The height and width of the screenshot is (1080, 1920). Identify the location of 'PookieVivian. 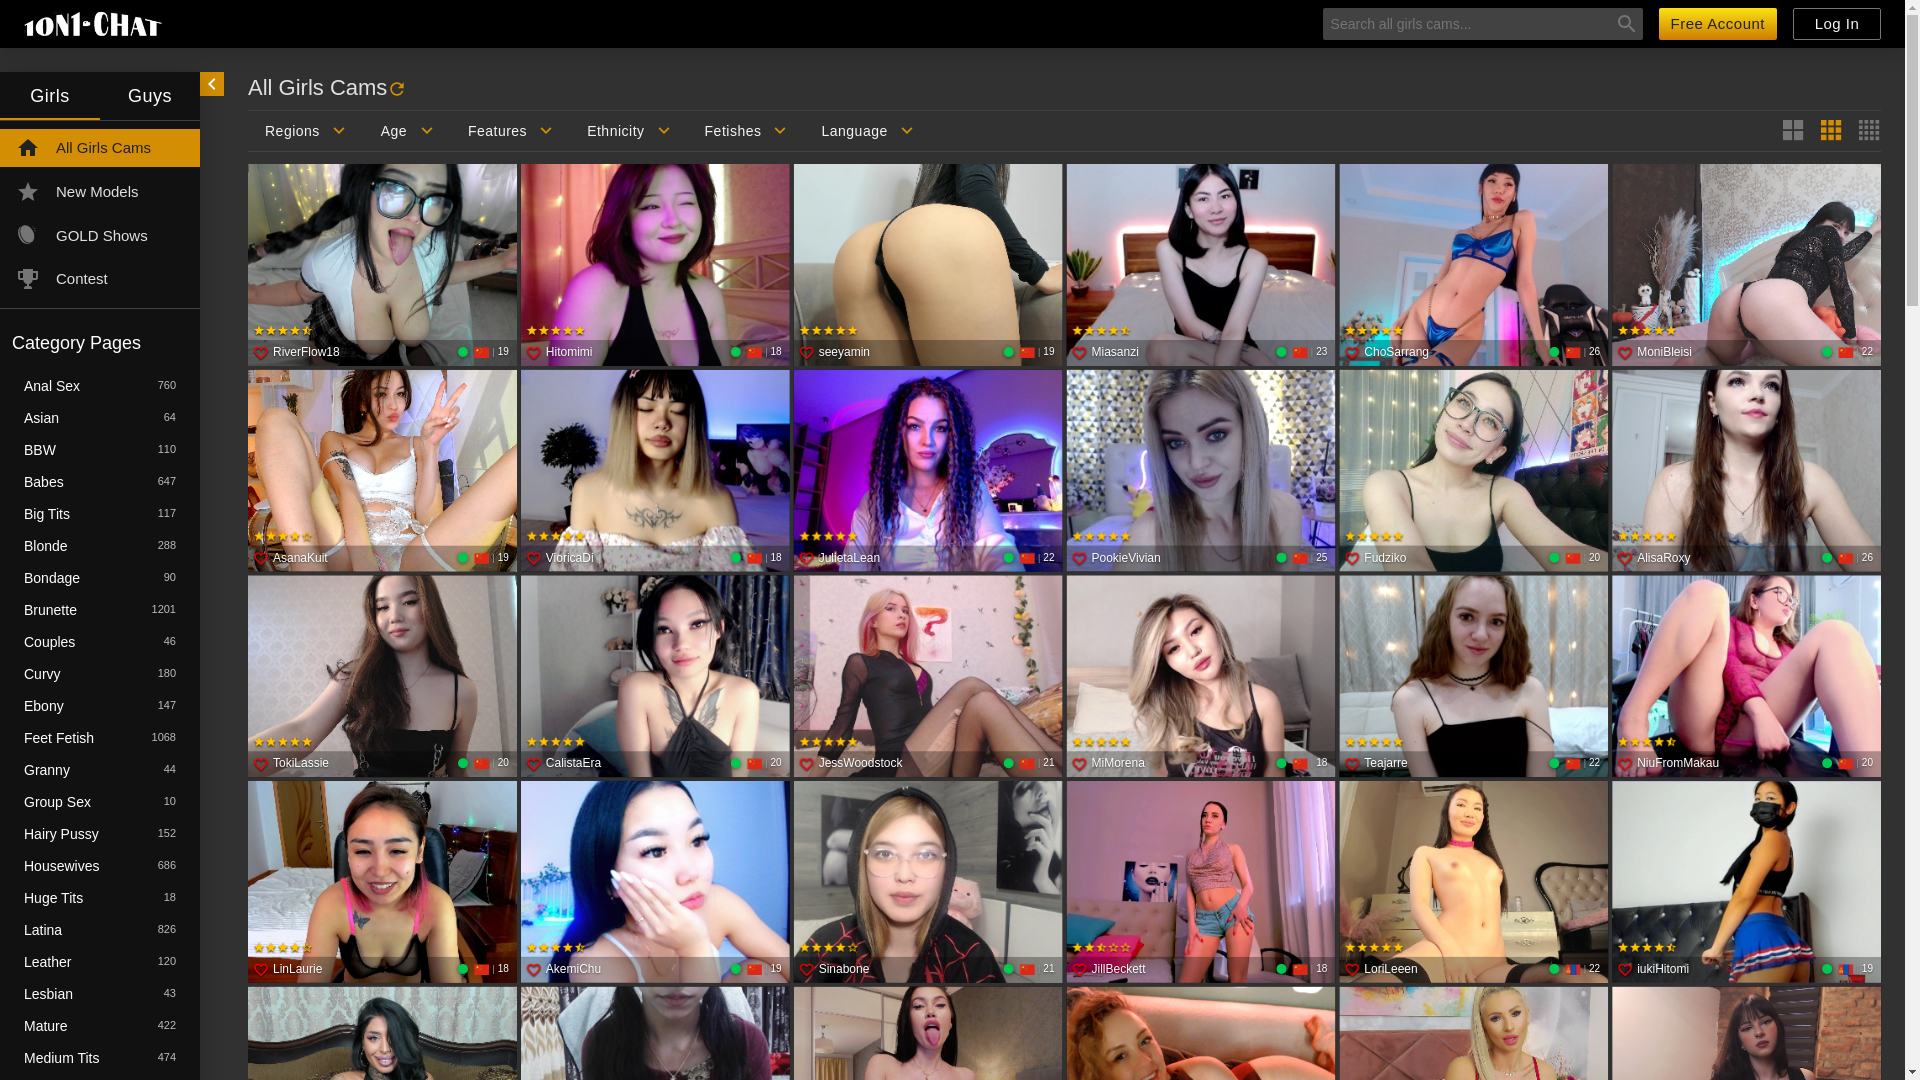
(1200, 472).